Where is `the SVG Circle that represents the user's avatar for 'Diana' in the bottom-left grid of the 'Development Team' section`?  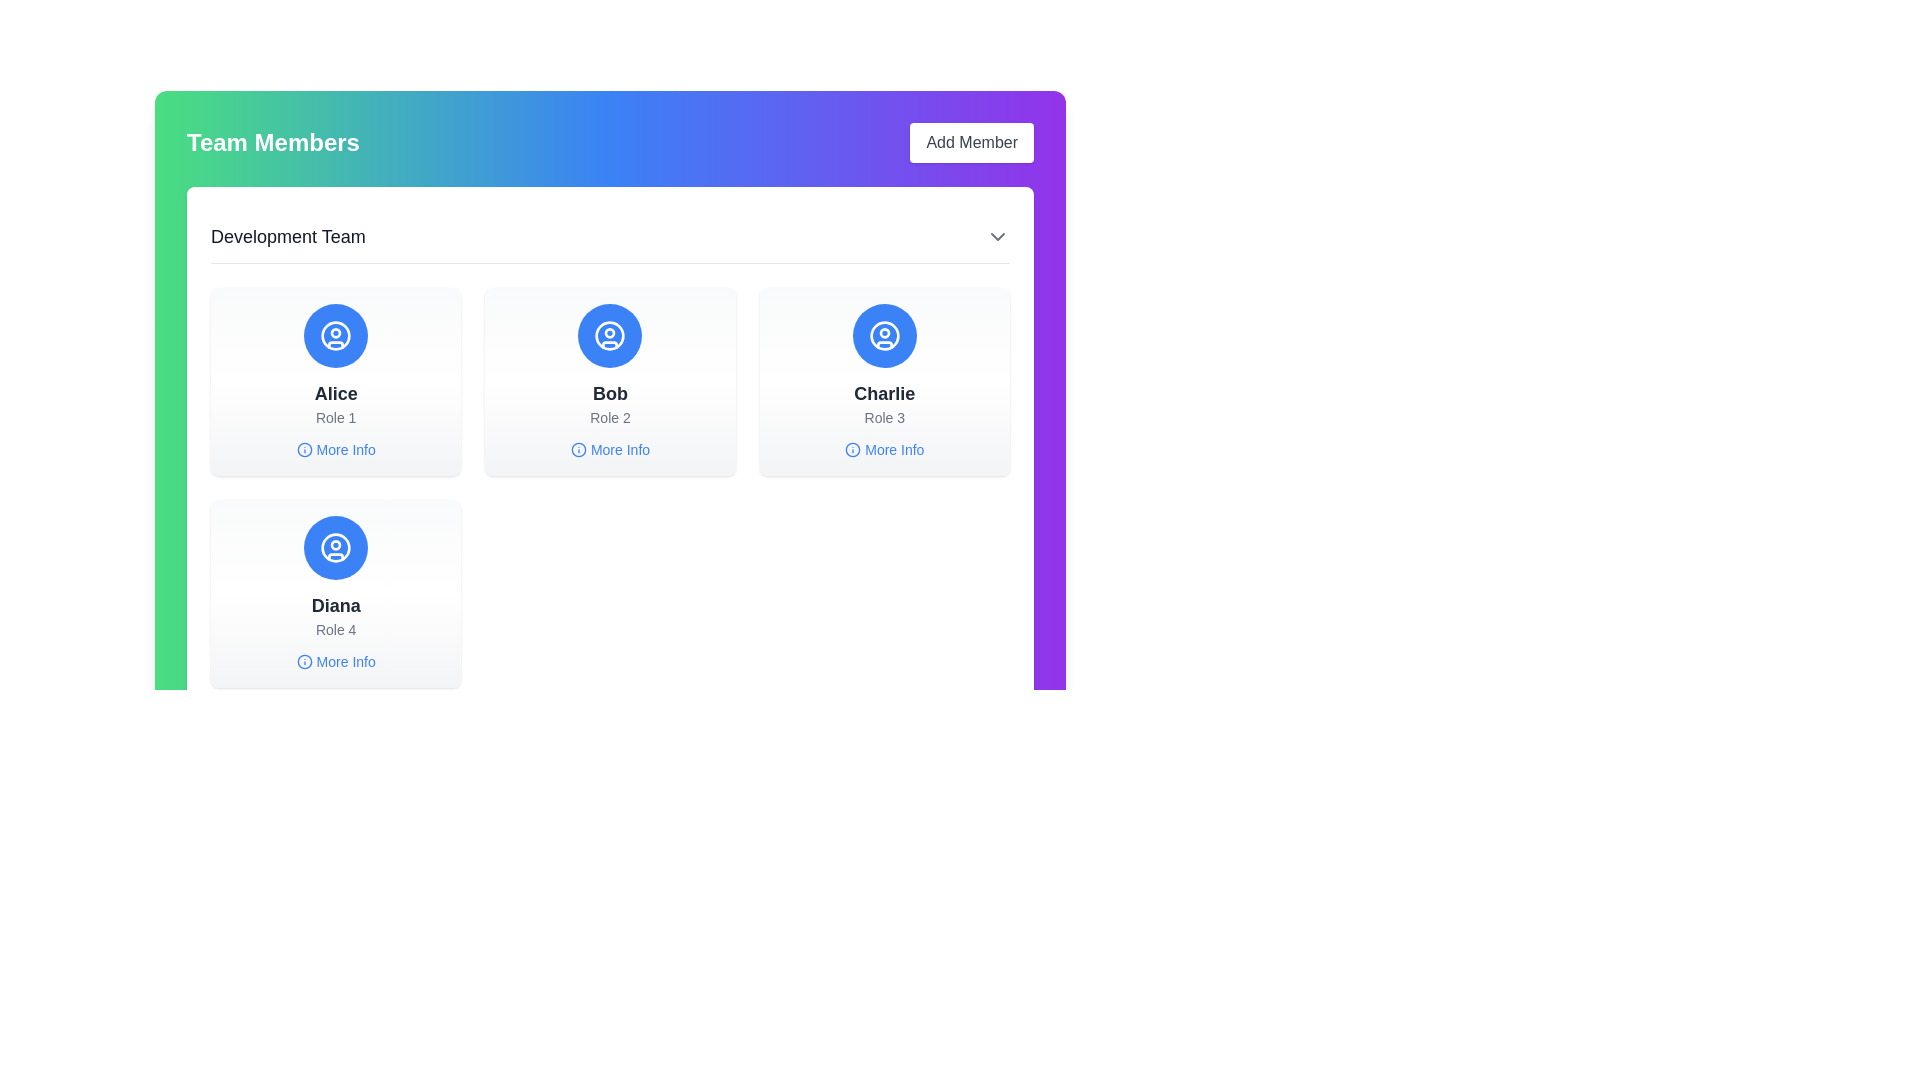
the SVG Circle that represents the user's avatar for 'Diana' in the bottom-left grid of the 'Development Team' section is located at coordinates (336, 547).